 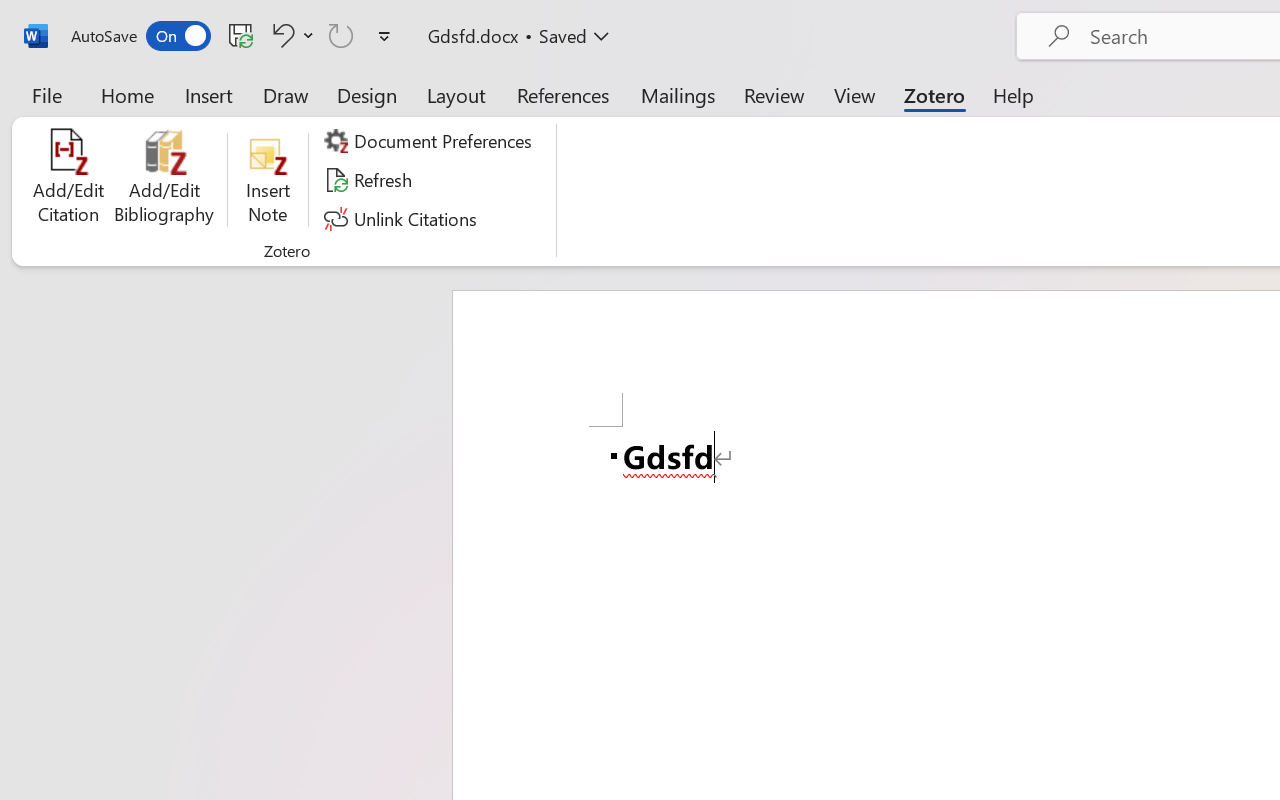 I want to click on 'Undo <ApplyStyleToDoc>b__0', so click(x=279, y=34).